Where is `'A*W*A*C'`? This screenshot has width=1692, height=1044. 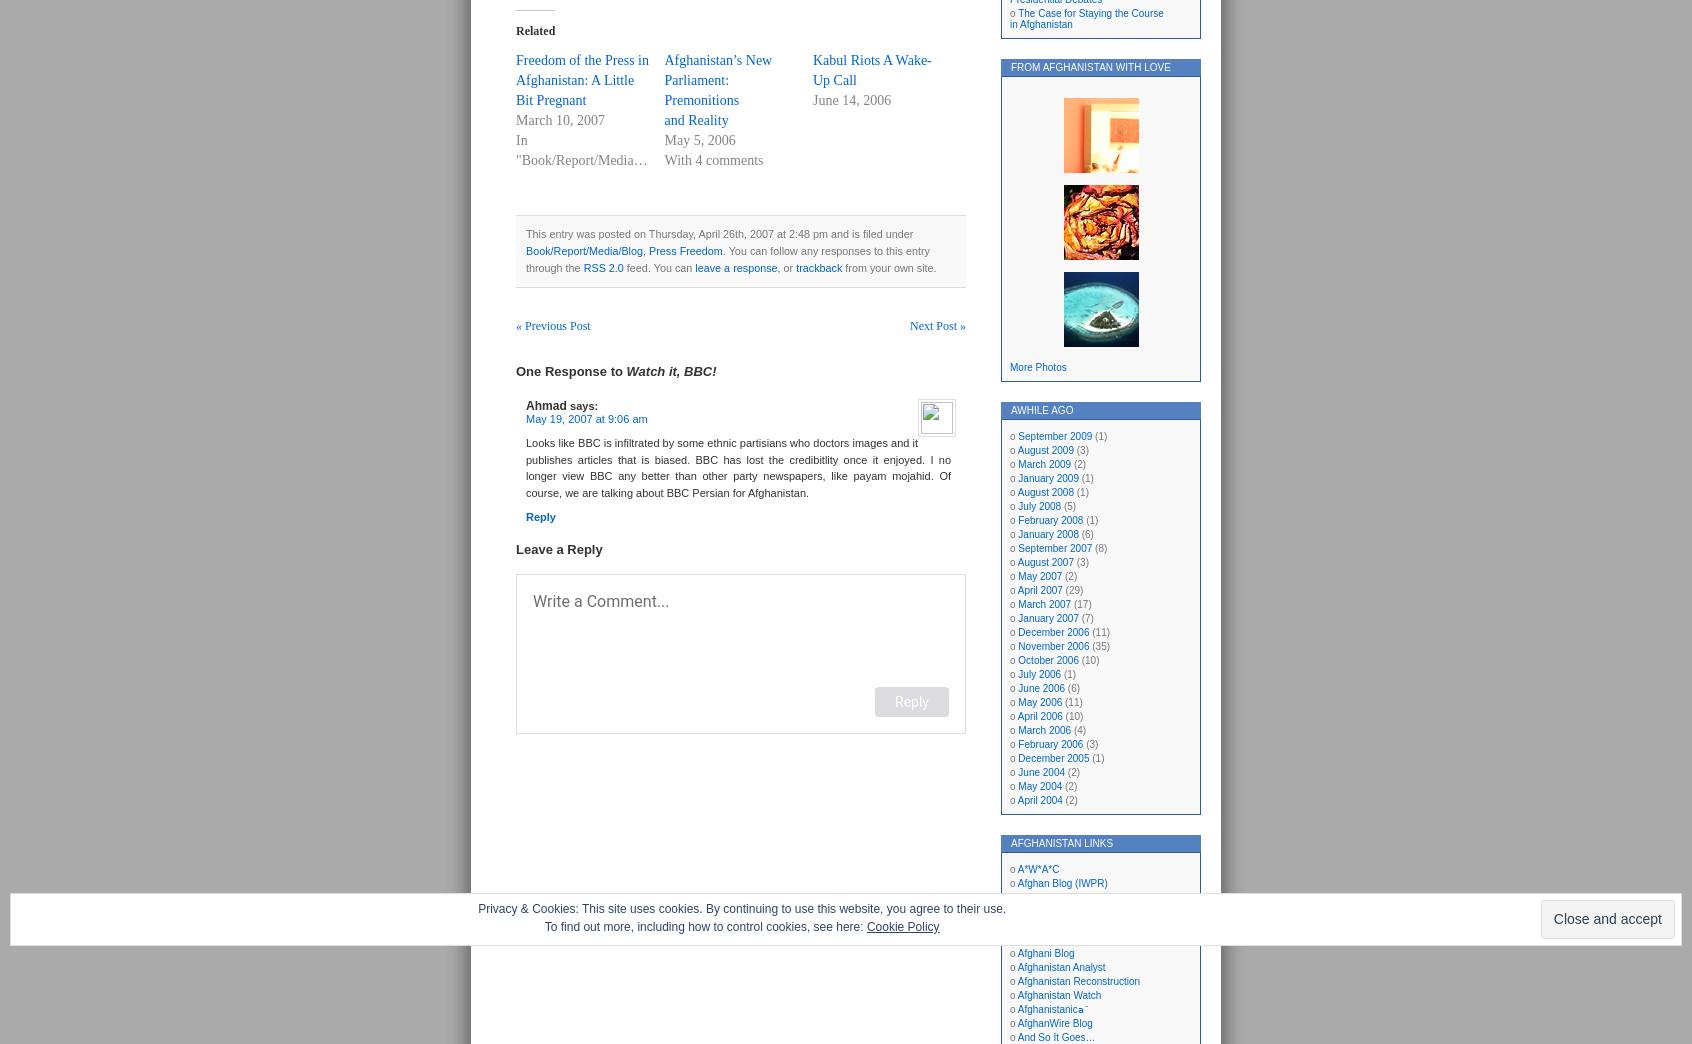
'A*W*A*C' is located at coordinates (1037, 869).